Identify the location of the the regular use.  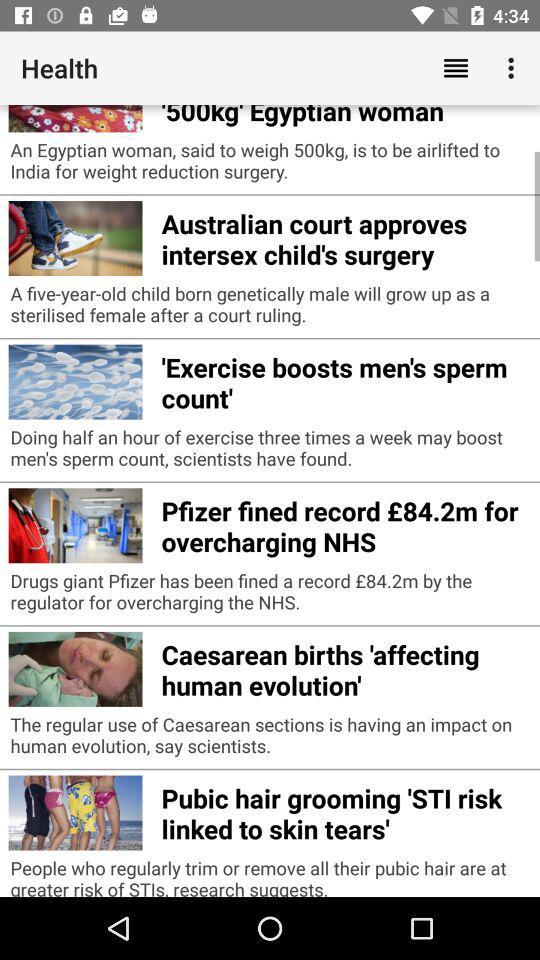
(270, 739).